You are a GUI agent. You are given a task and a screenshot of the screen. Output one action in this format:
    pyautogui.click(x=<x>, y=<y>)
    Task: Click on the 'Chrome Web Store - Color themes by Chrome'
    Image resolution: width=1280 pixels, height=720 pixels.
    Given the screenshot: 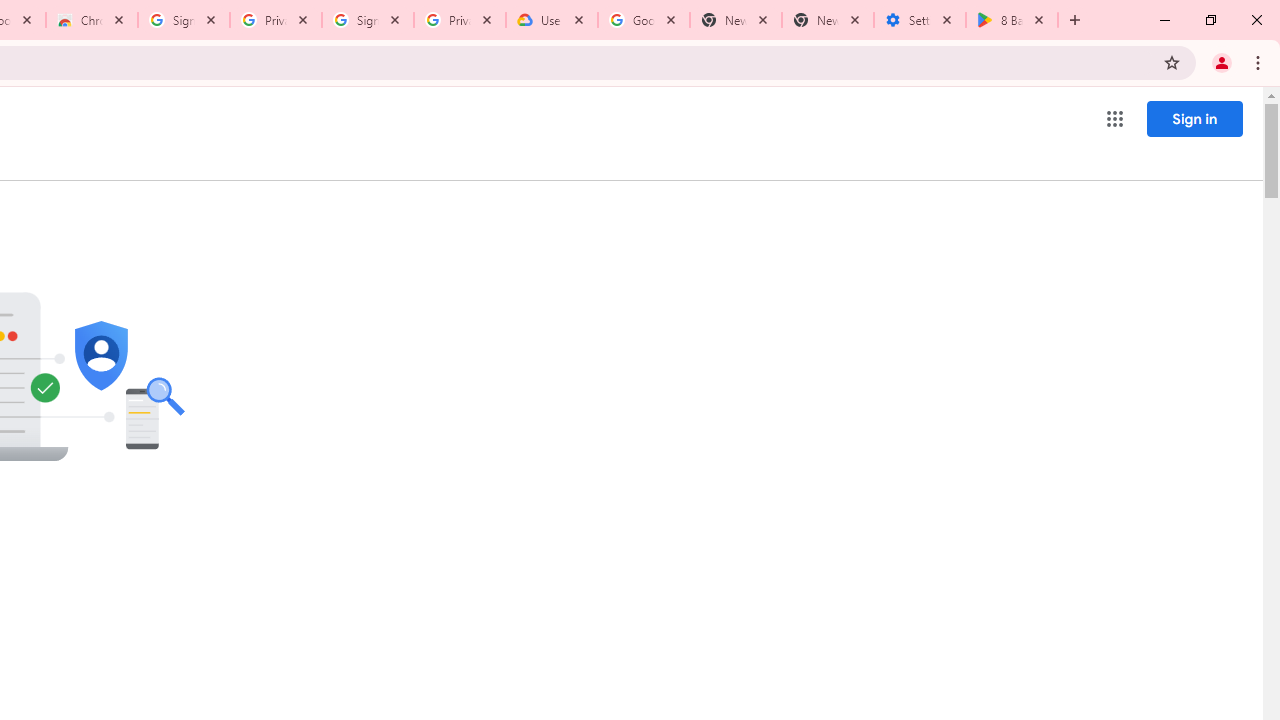 What is the action you would take?
    pyautogui.click(x=91, y=20)
    